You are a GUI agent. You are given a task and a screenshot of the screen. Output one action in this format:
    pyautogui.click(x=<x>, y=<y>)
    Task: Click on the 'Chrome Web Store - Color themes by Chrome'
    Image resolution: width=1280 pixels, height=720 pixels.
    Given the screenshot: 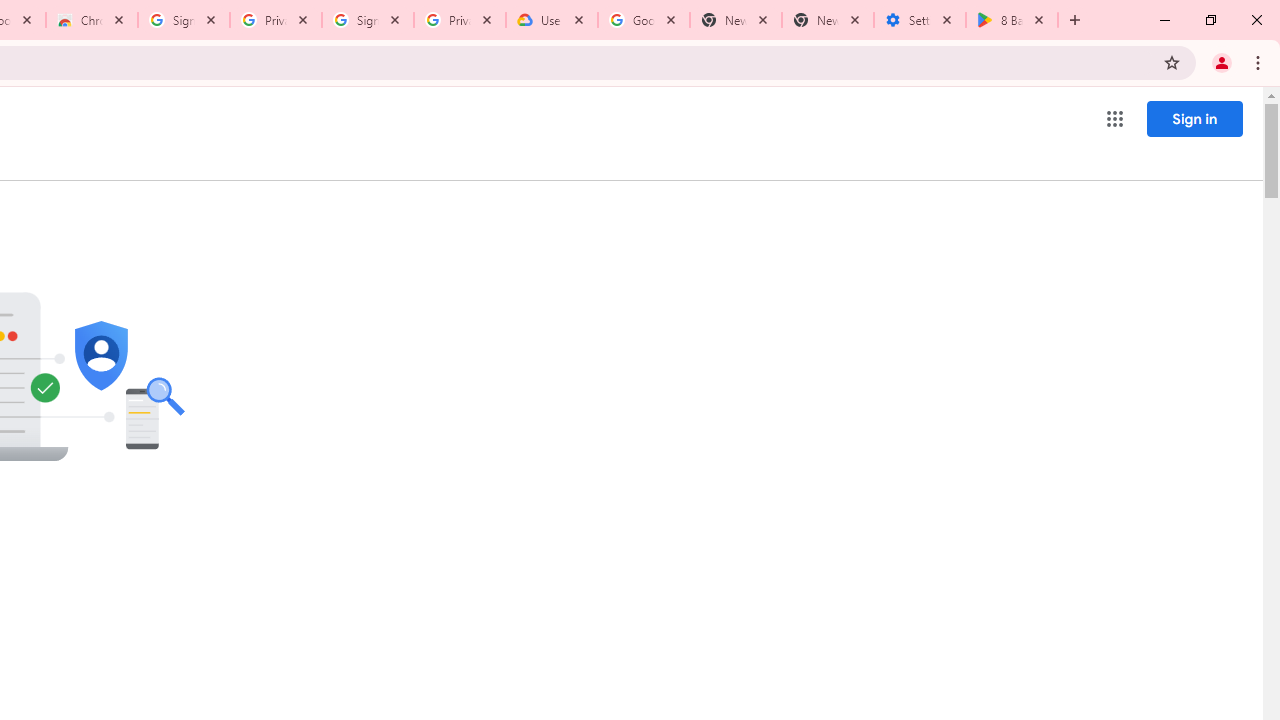 What is the action you would take?
    pyautogui.click(x=91, y=20)
    